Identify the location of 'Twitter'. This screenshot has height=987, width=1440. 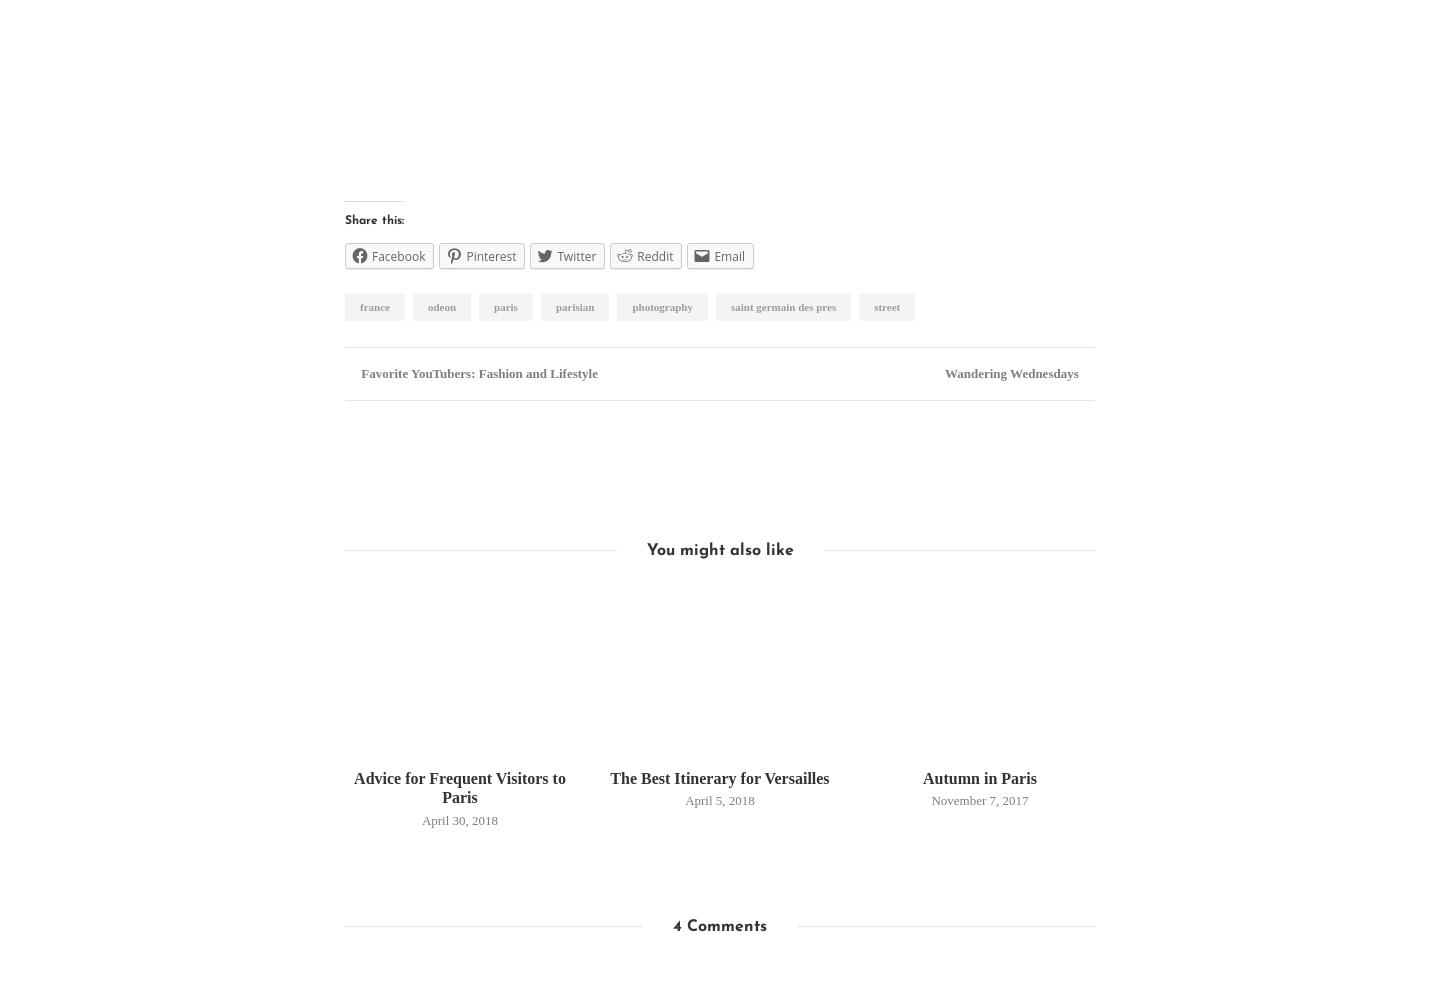
(576, 256).